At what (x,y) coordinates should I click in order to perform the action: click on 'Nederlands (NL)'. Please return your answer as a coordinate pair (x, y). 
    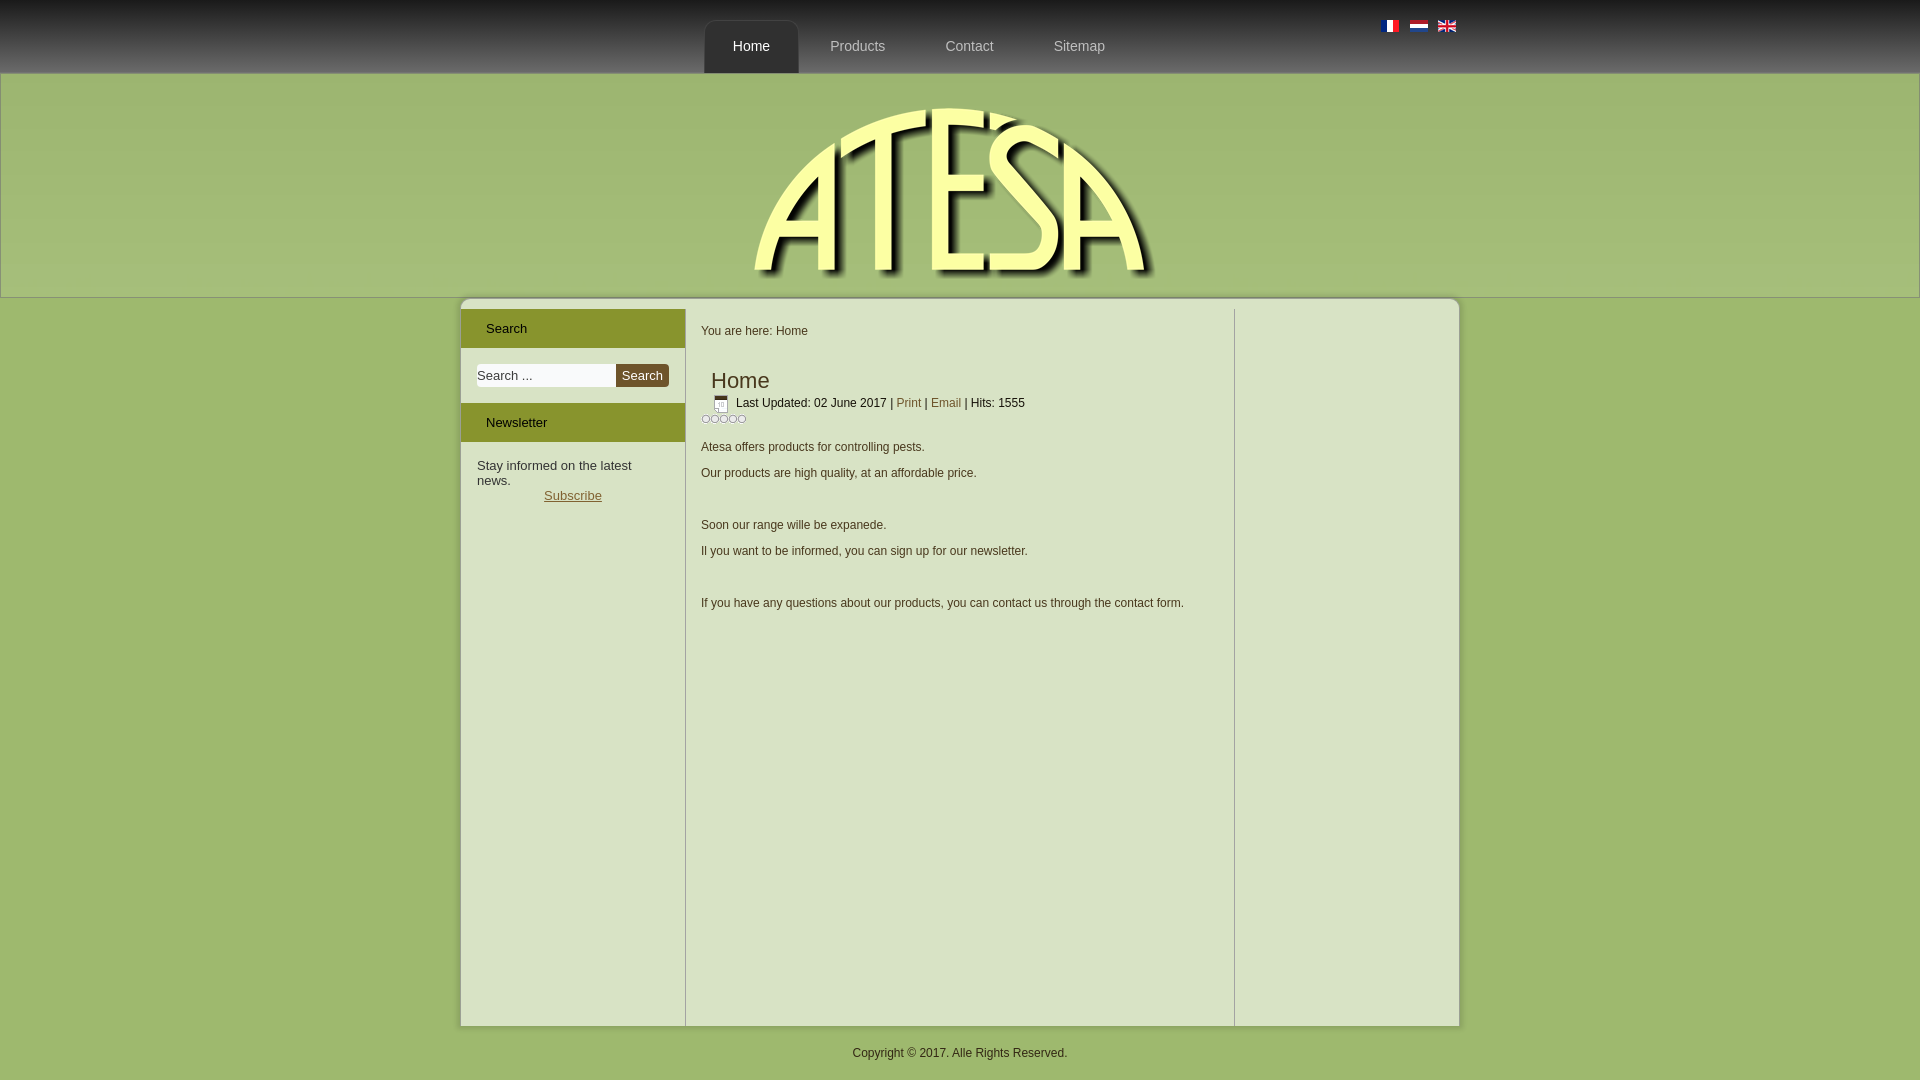
    Looking at the image, I should click on (1409, 26).